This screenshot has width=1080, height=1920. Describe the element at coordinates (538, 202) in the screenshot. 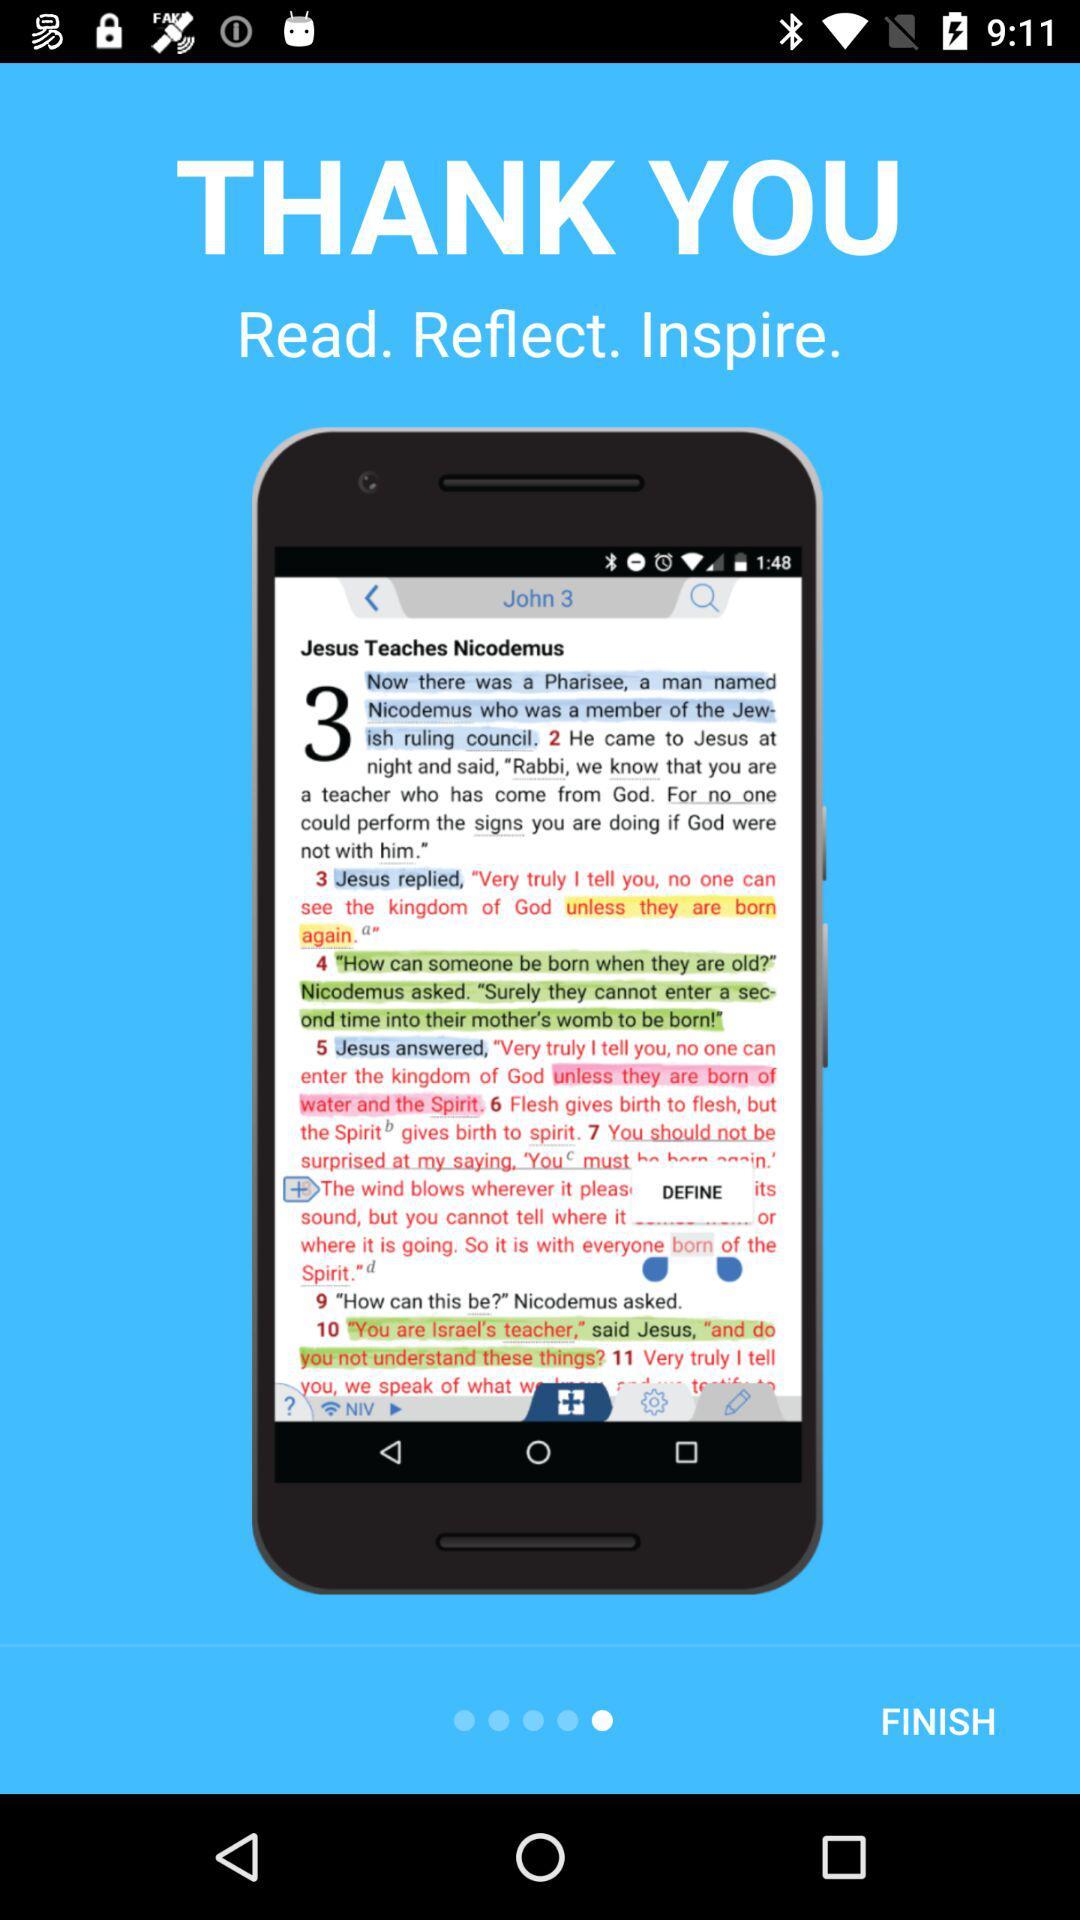

I see `thank you` at that location.